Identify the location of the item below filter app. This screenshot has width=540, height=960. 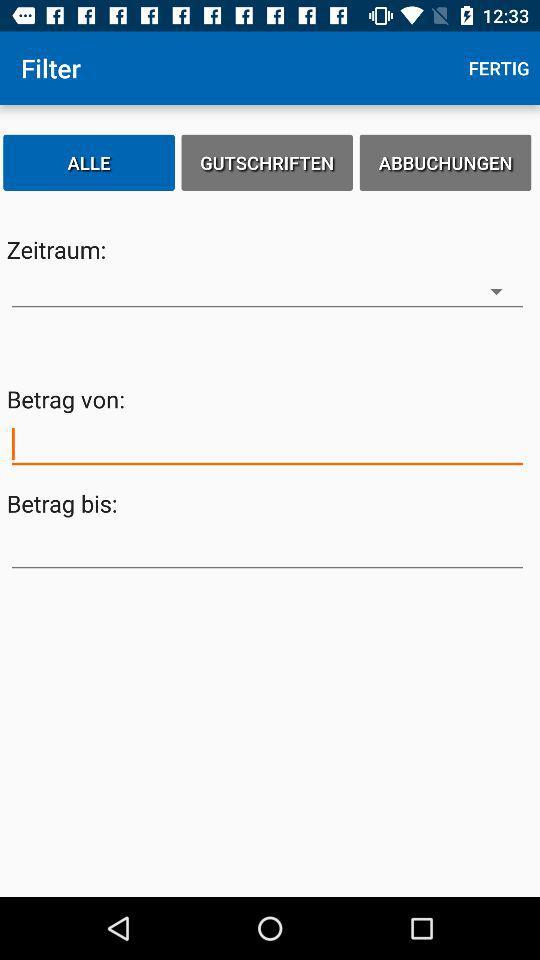
(88, 161).